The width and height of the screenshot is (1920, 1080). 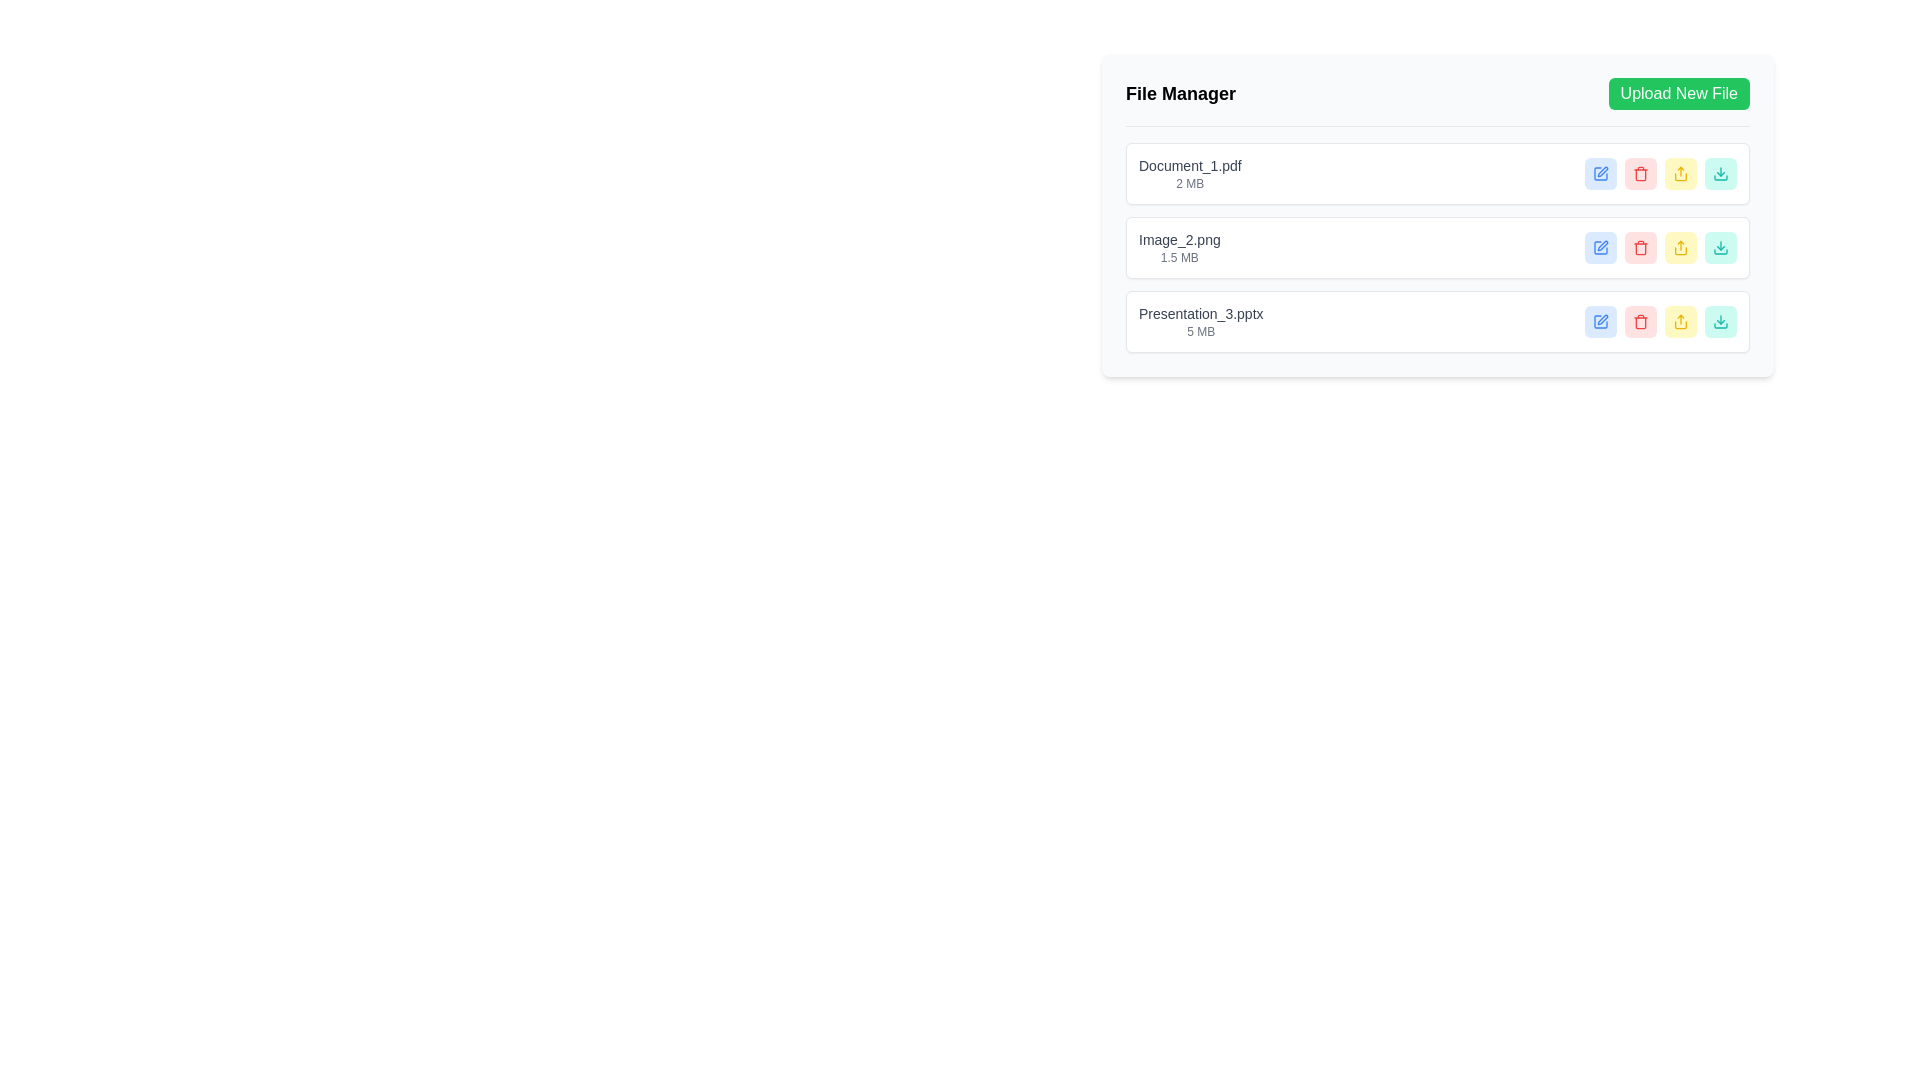 What do you see at coordinates (1179, 238) in the screenshot?
I see `the text label displaying the file name 'Image_2.png' in the 'File Manager' table, located in the second row` at bounding box center [1179, 238].